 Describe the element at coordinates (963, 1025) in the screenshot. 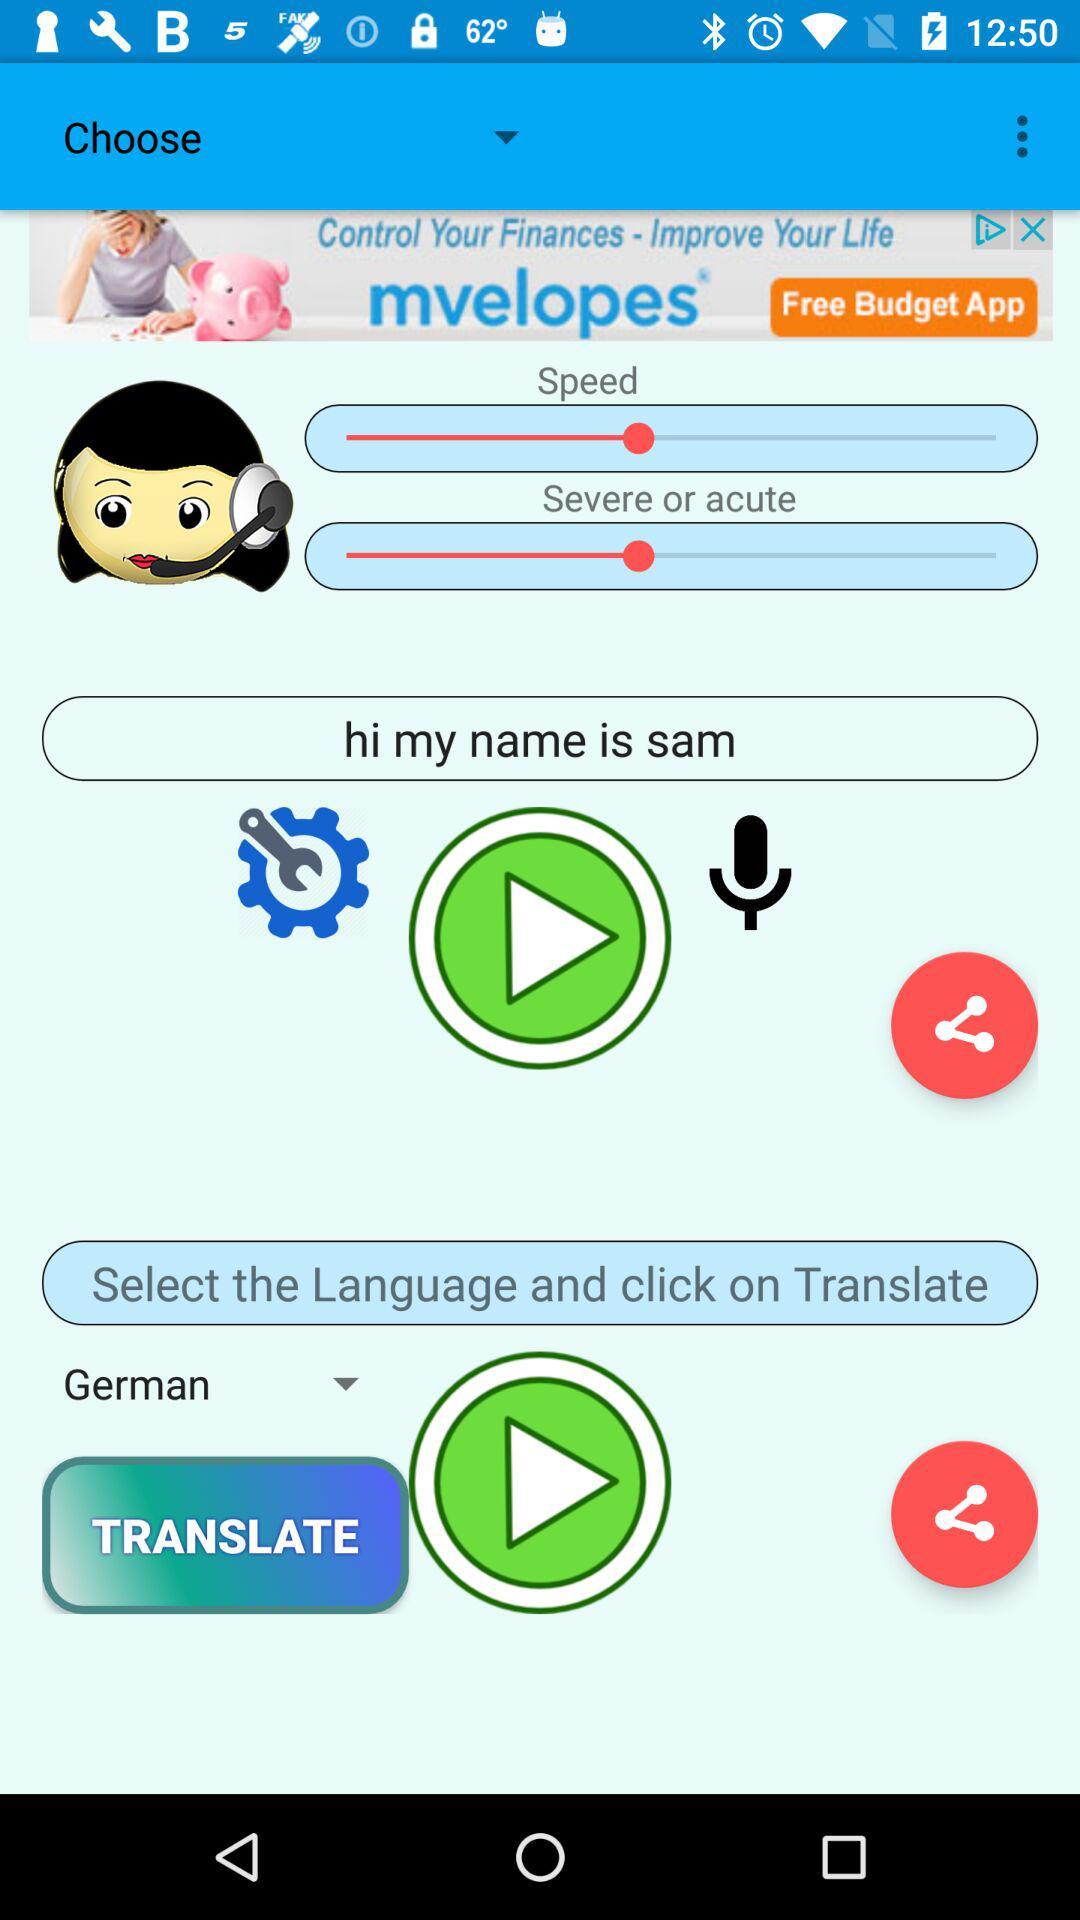

I see `sharing files` at that location.